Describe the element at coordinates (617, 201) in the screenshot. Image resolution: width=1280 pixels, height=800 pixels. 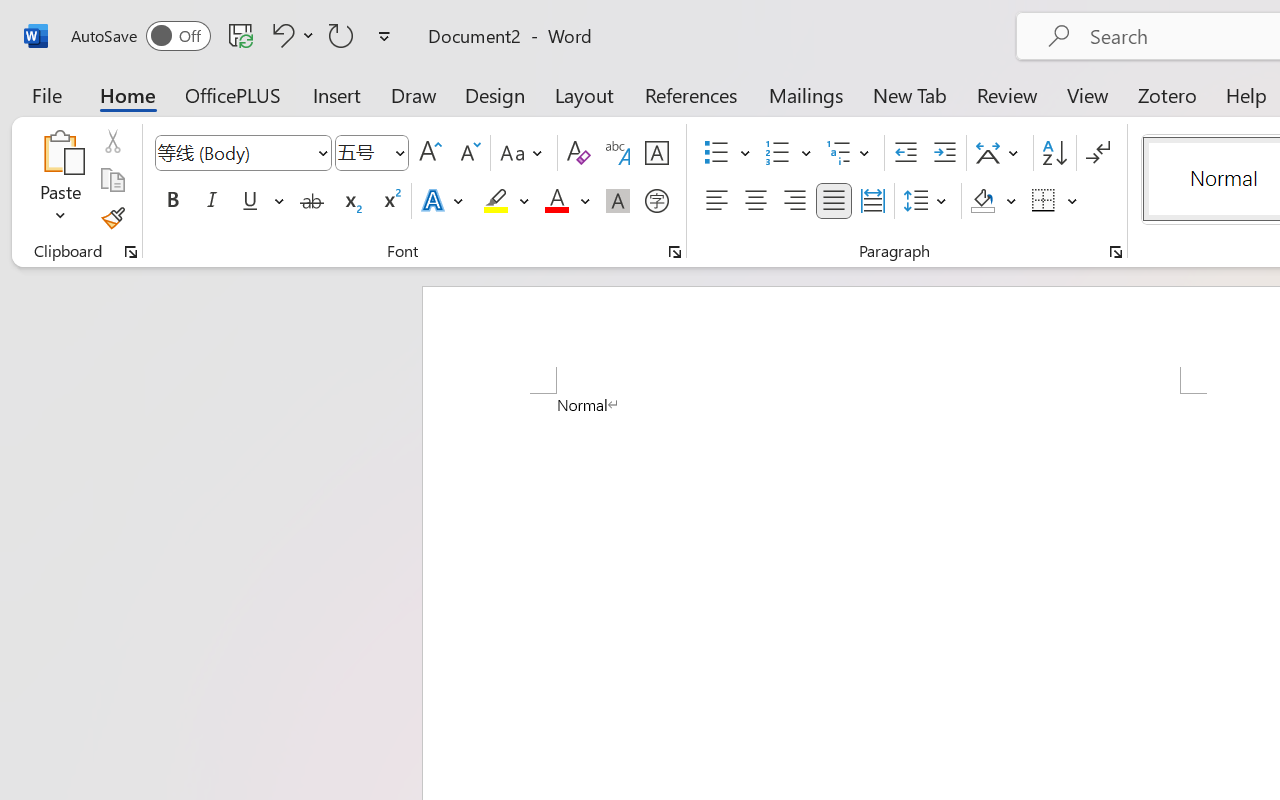
I see `'Character Shading'` at that location.